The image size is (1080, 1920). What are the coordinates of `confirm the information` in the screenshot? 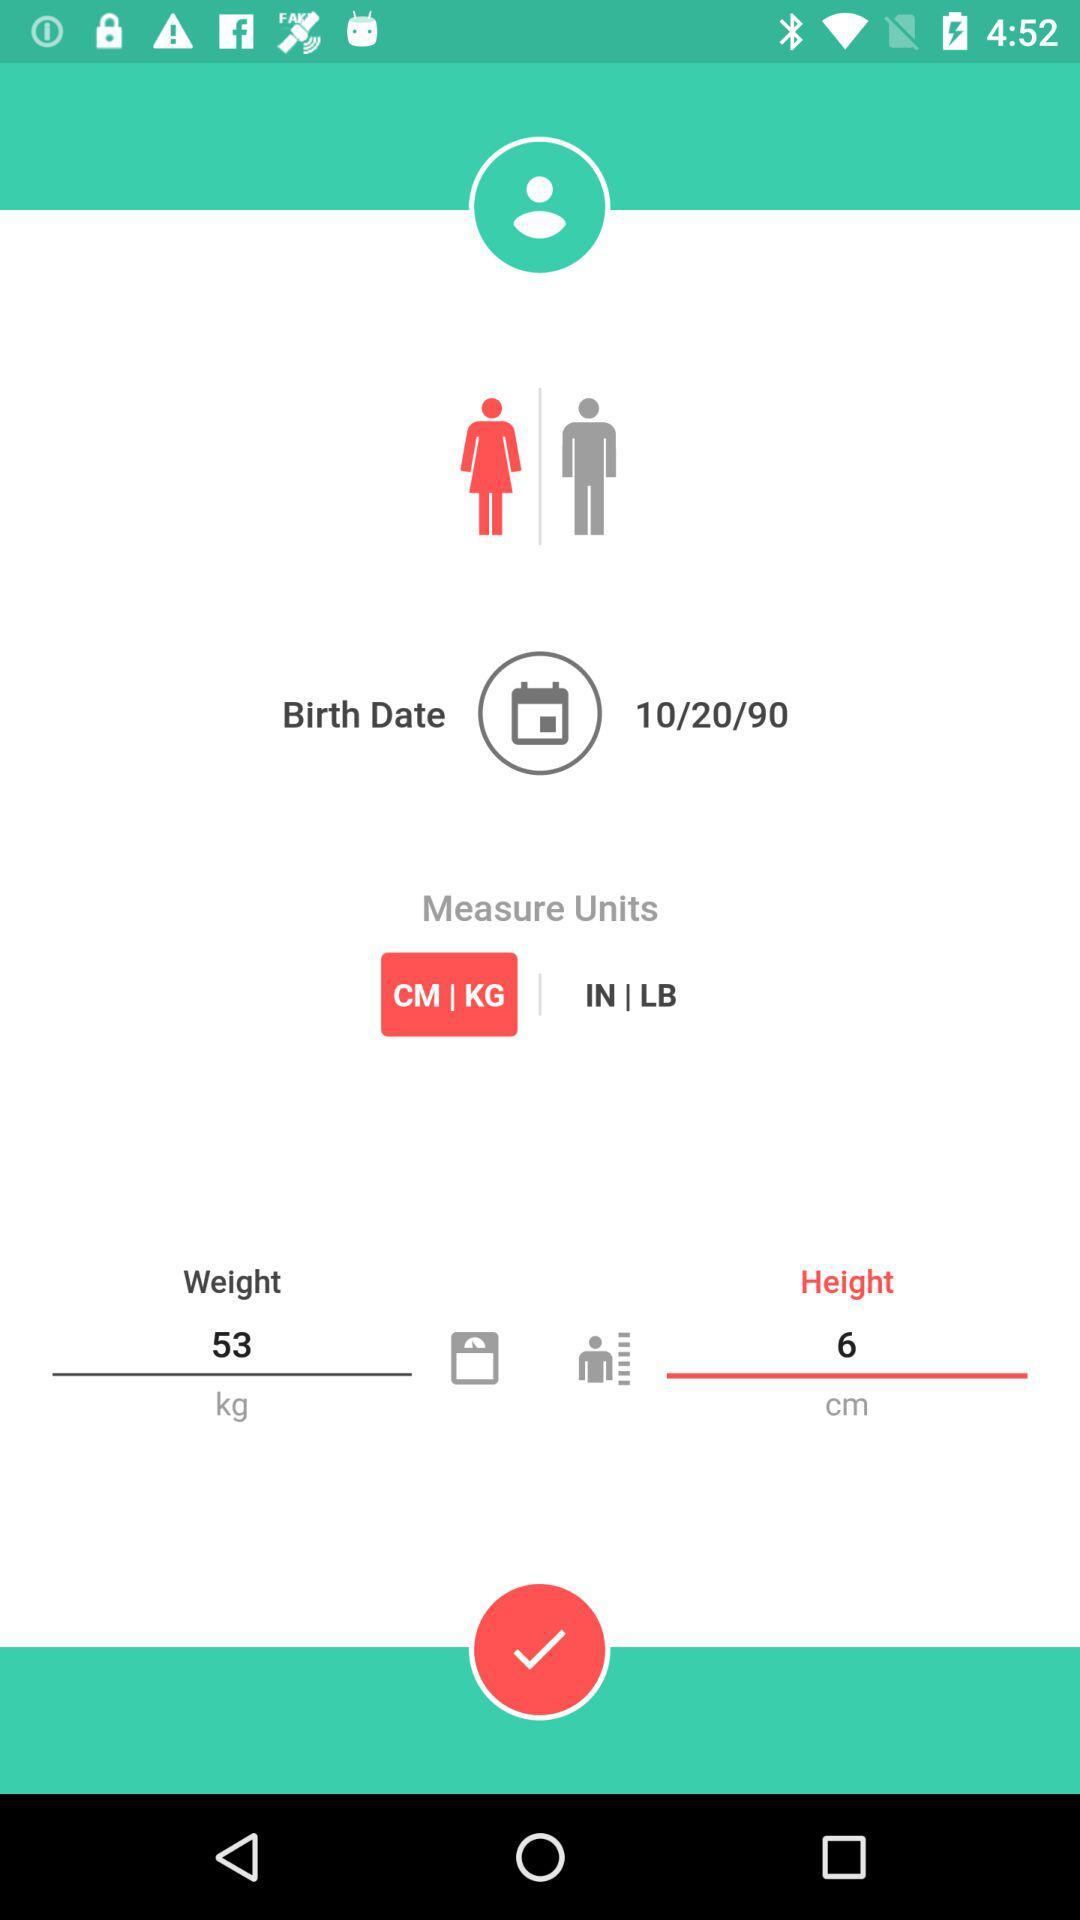 It's located at (538, 1649).